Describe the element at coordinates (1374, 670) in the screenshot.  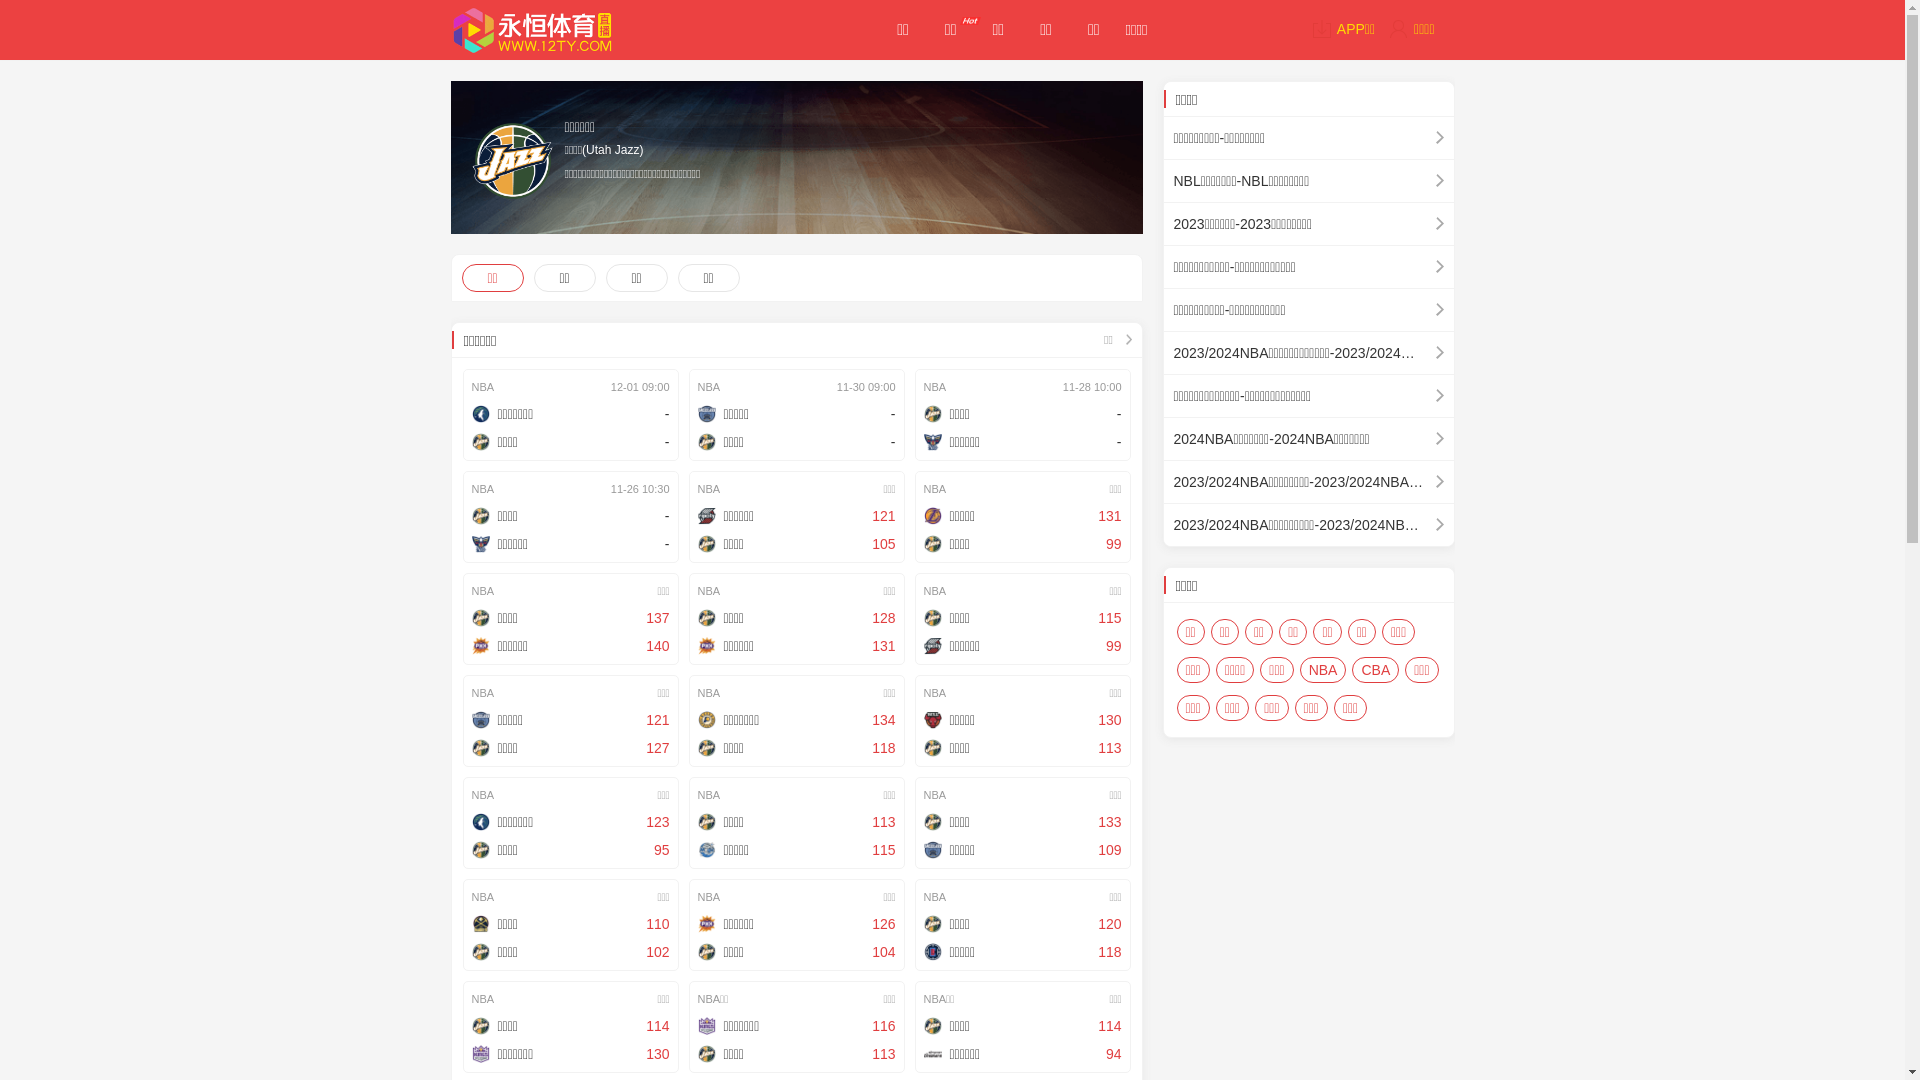
I see `'CBA'` at that location.